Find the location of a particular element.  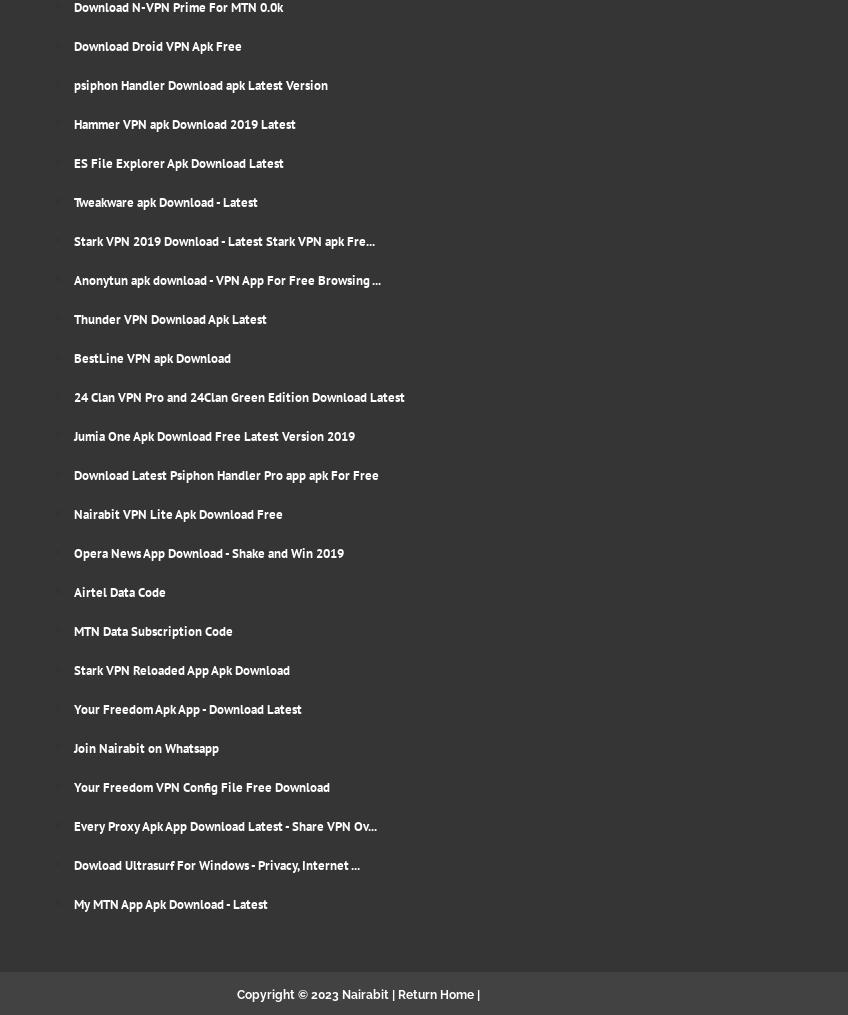

'Airtel Data Code' is located at coordinates (118, 590).